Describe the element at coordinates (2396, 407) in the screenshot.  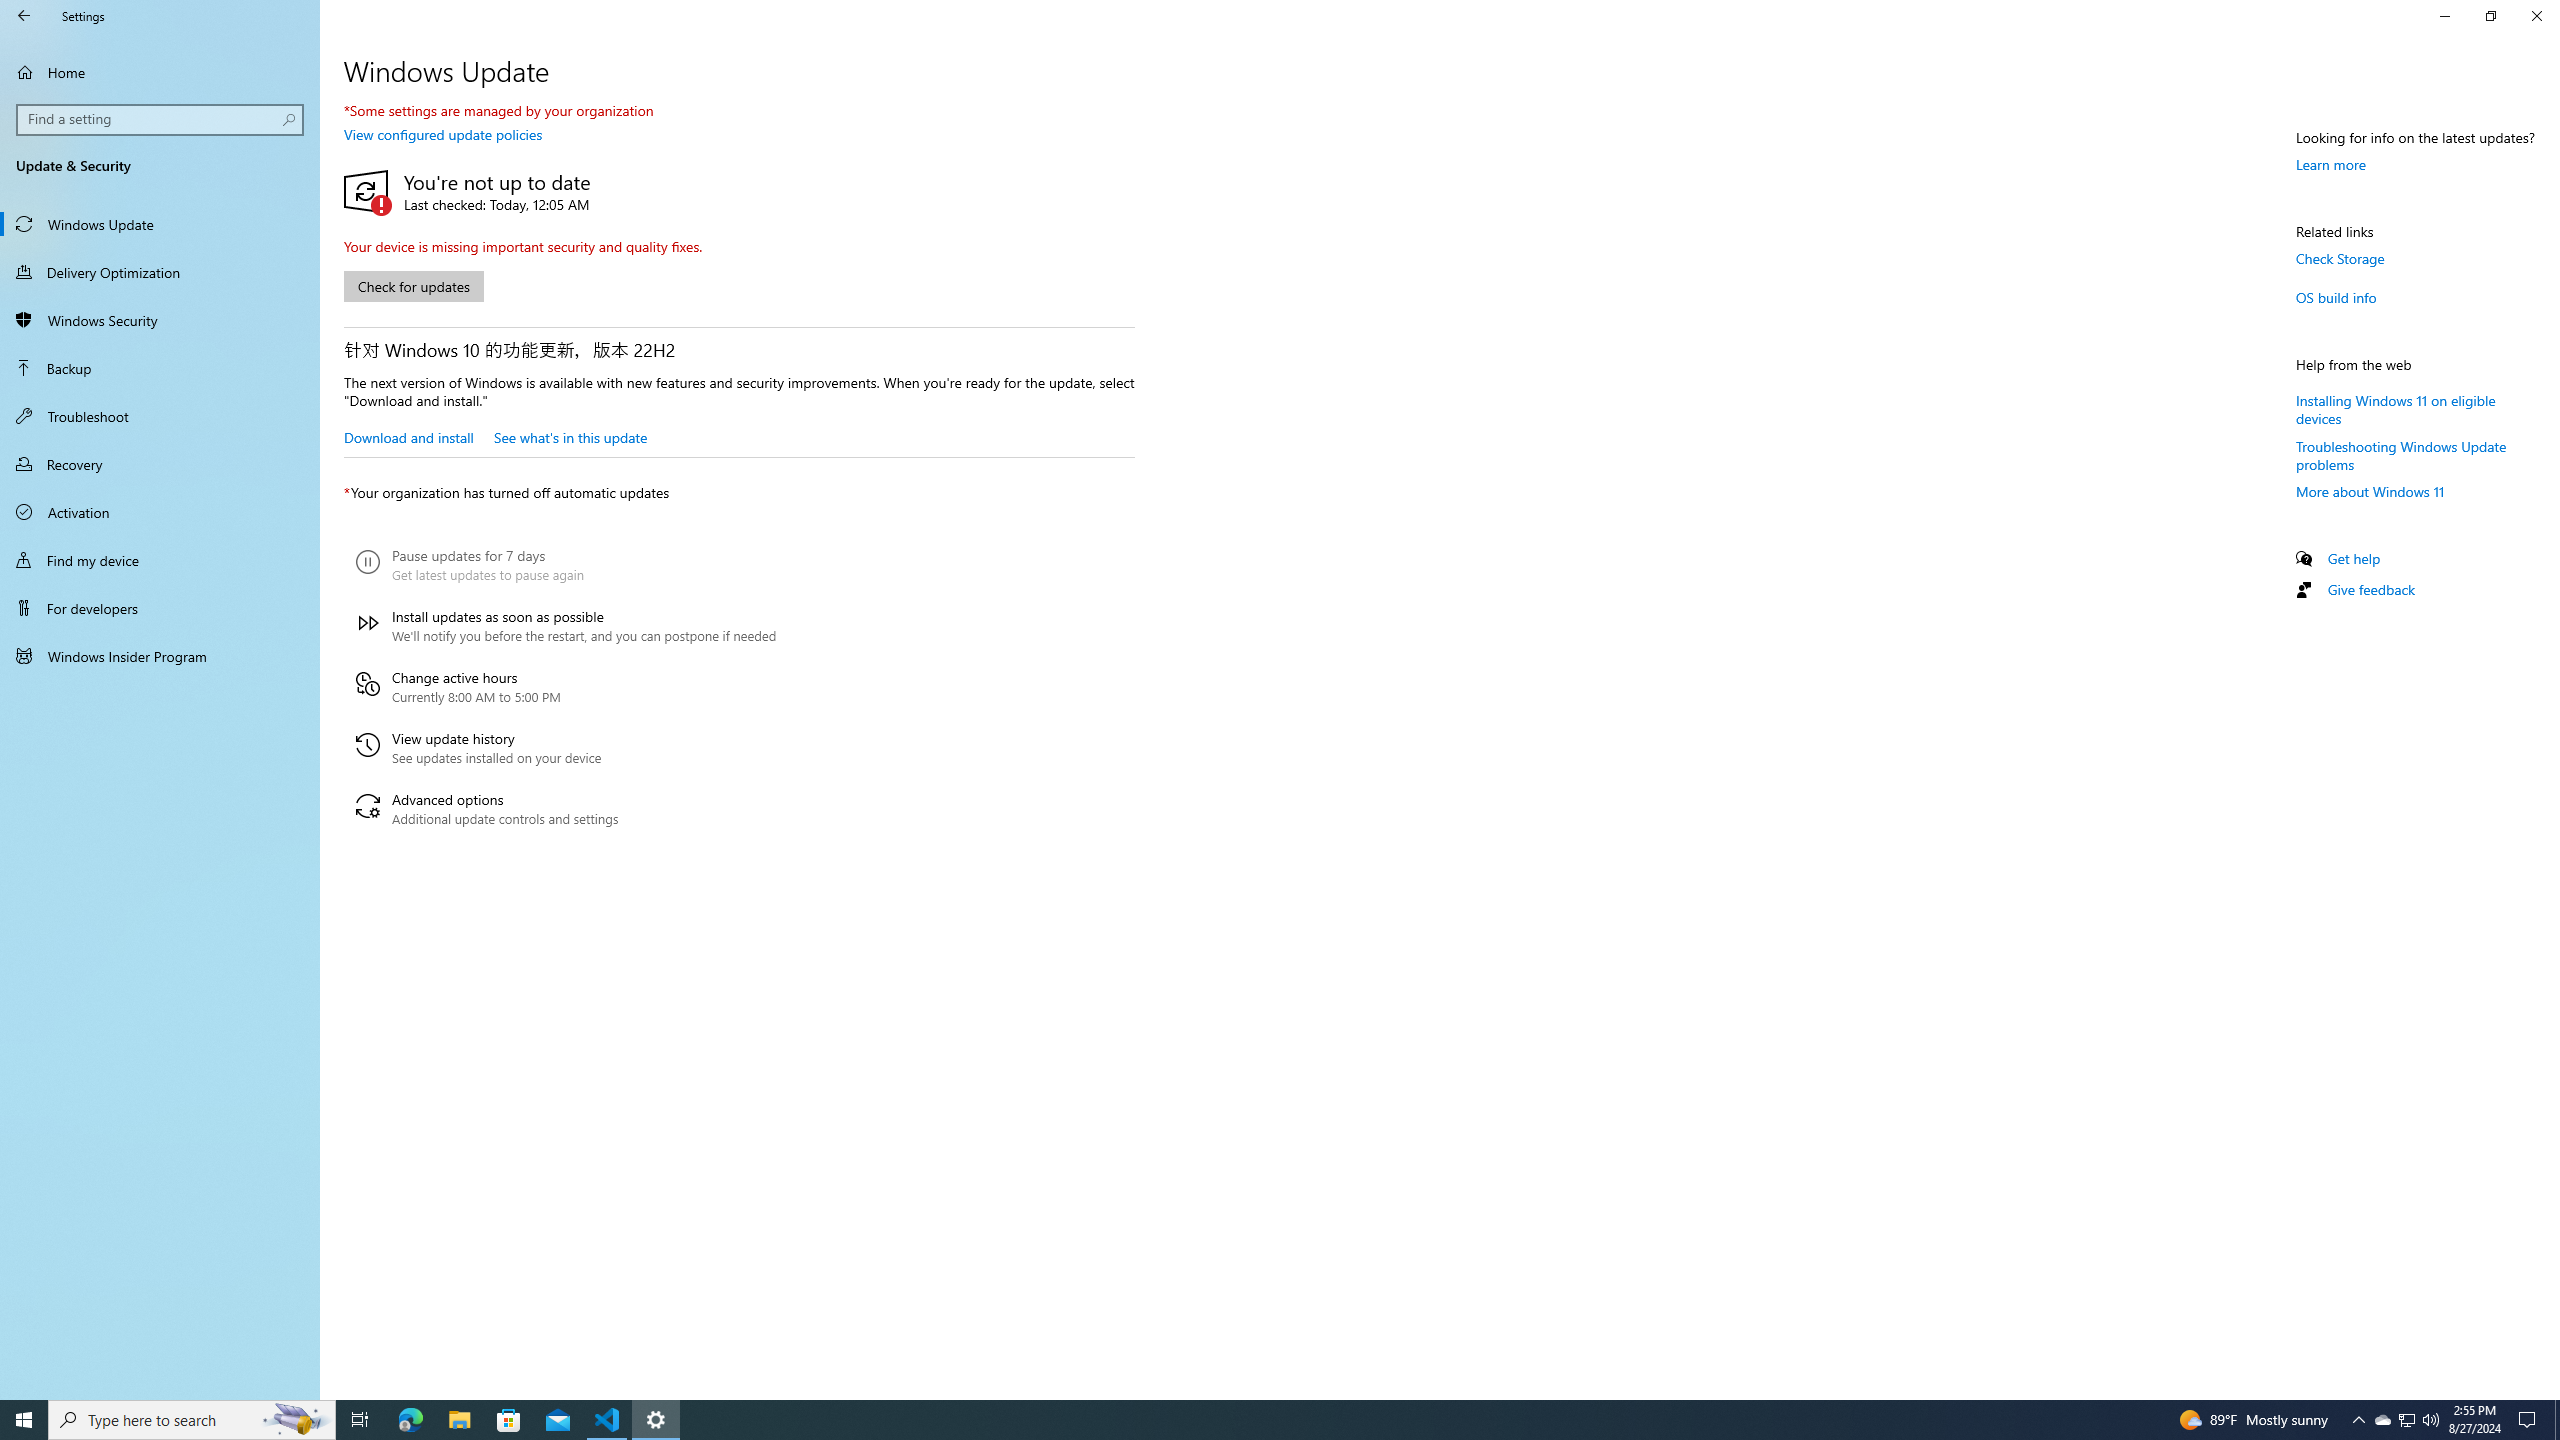
I see `'Installing Windows 11 on eligible devices'` at that location.